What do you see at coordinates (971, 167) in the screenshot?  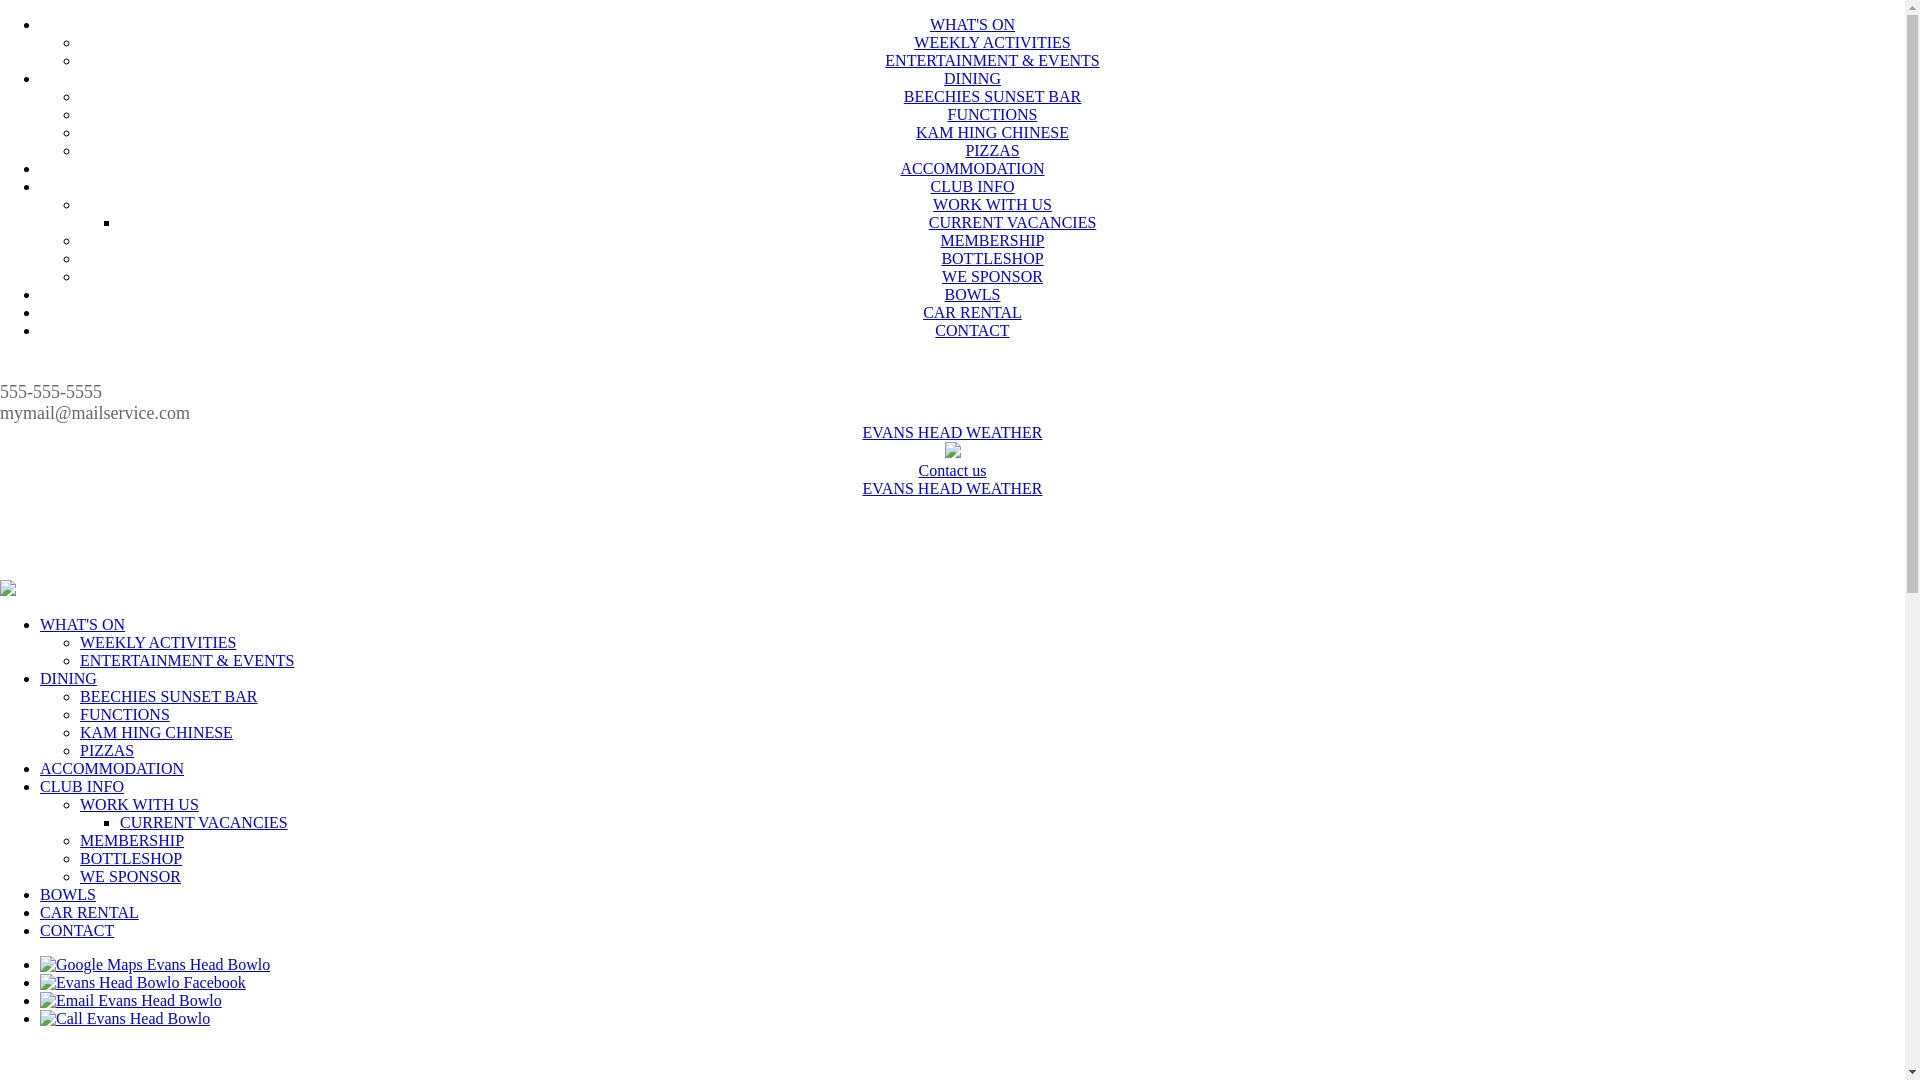 I see `'ACCOMMODATION'` at bounding box center [971, 167].